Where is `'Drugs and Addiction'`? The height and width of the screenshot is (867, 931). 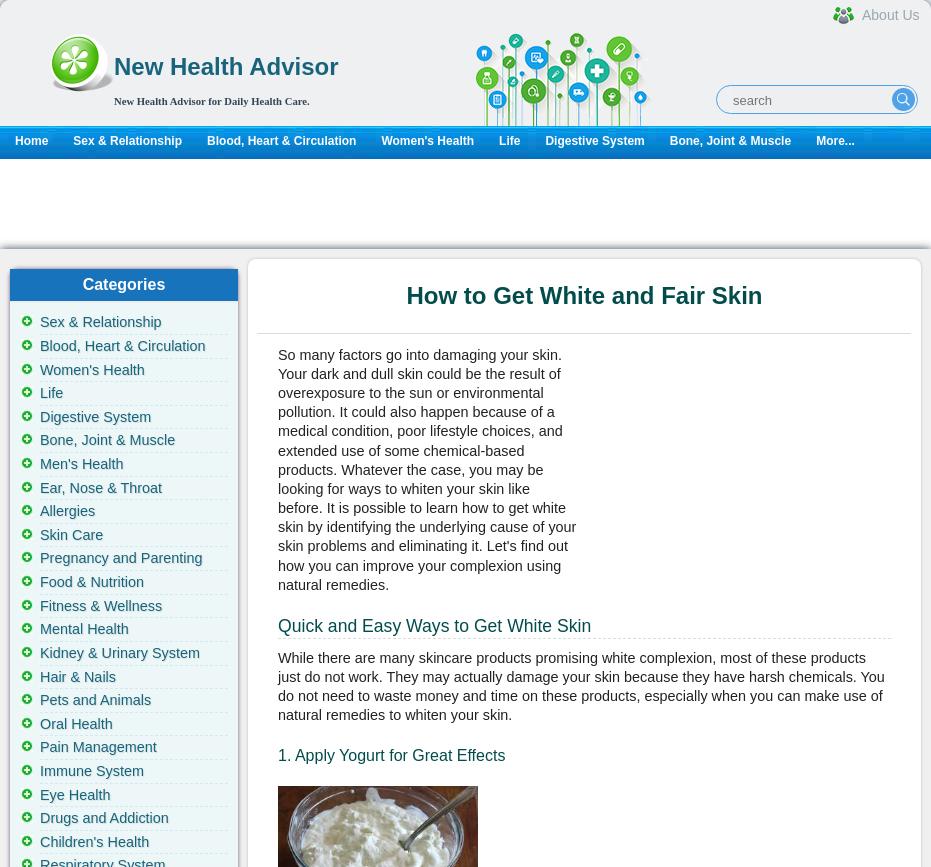 'Drugs and Addiction' is located at coordinates (103, 817).